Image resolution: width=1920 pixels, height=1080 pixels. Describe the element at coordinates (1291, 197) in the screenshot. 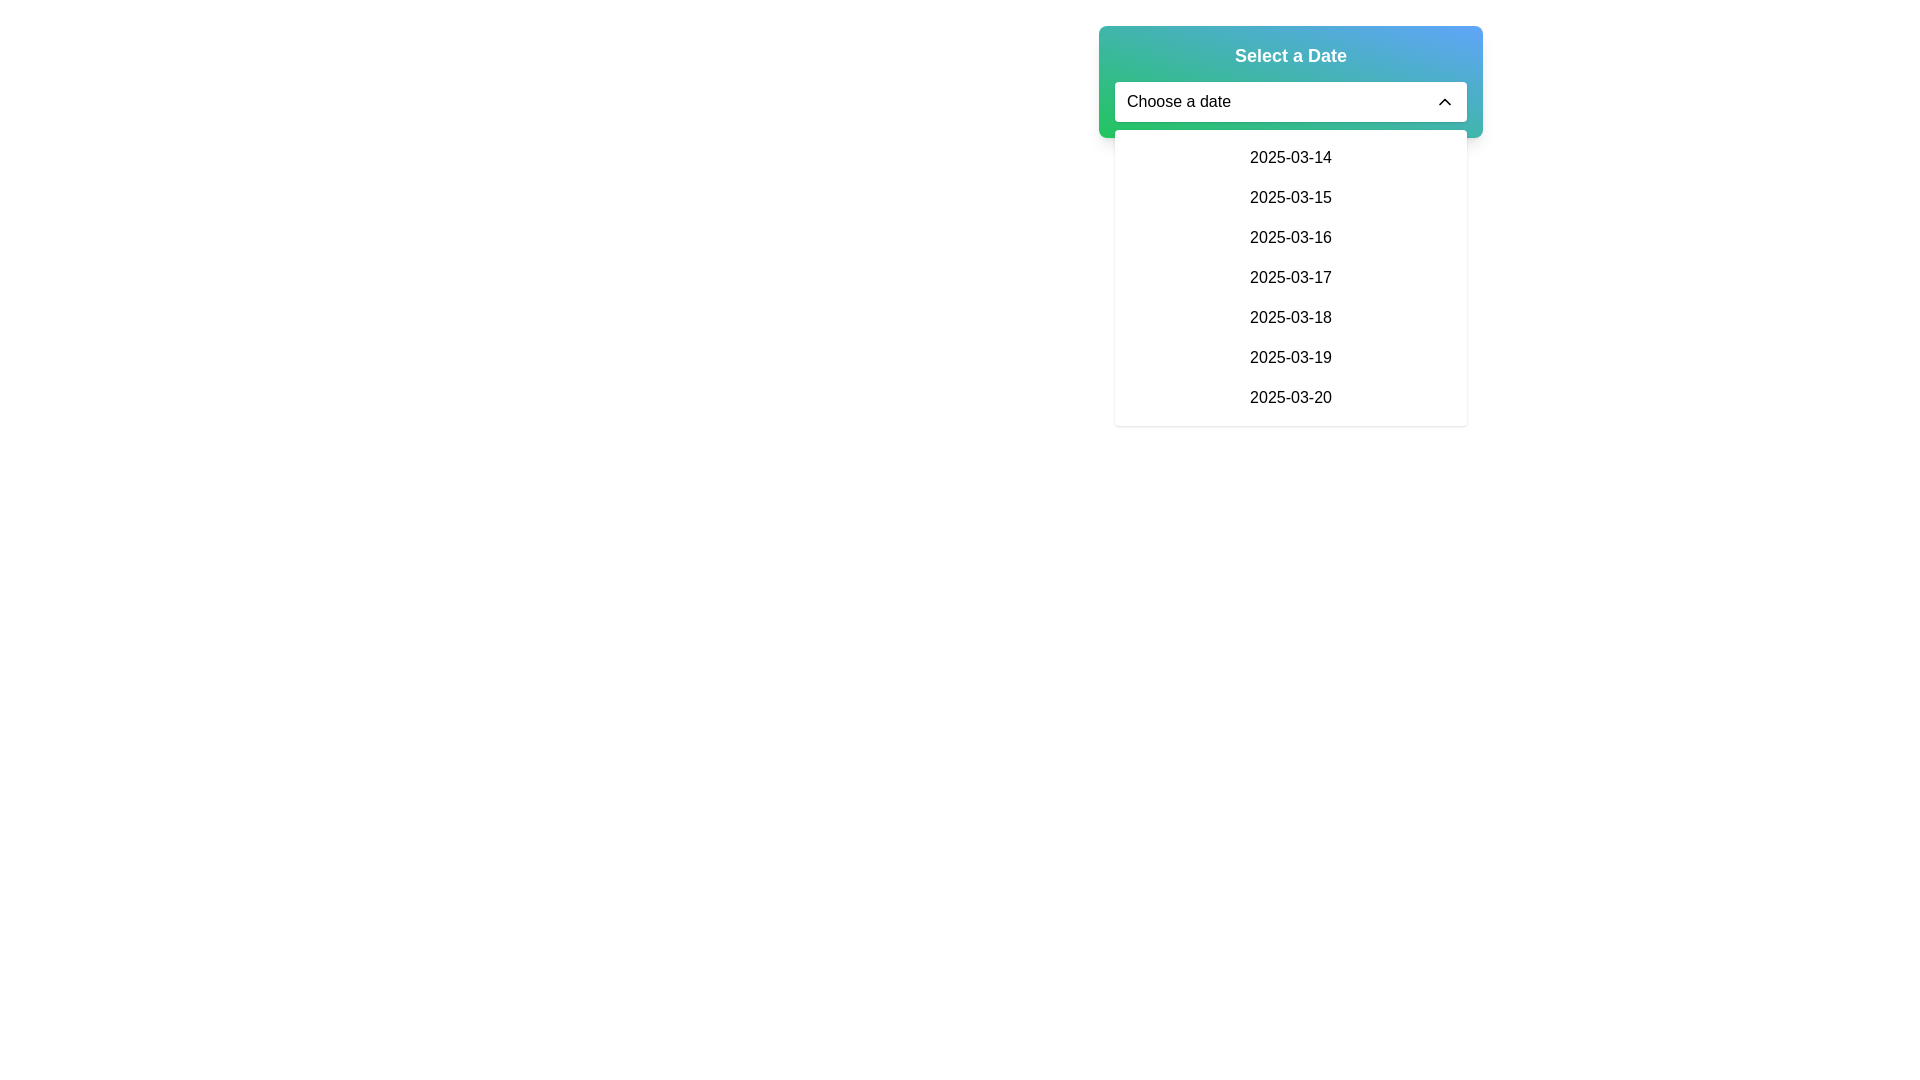

I see `the selectable date '2025-03-15' in the dropdown menu, which is the second option in the list of dates` at that location.